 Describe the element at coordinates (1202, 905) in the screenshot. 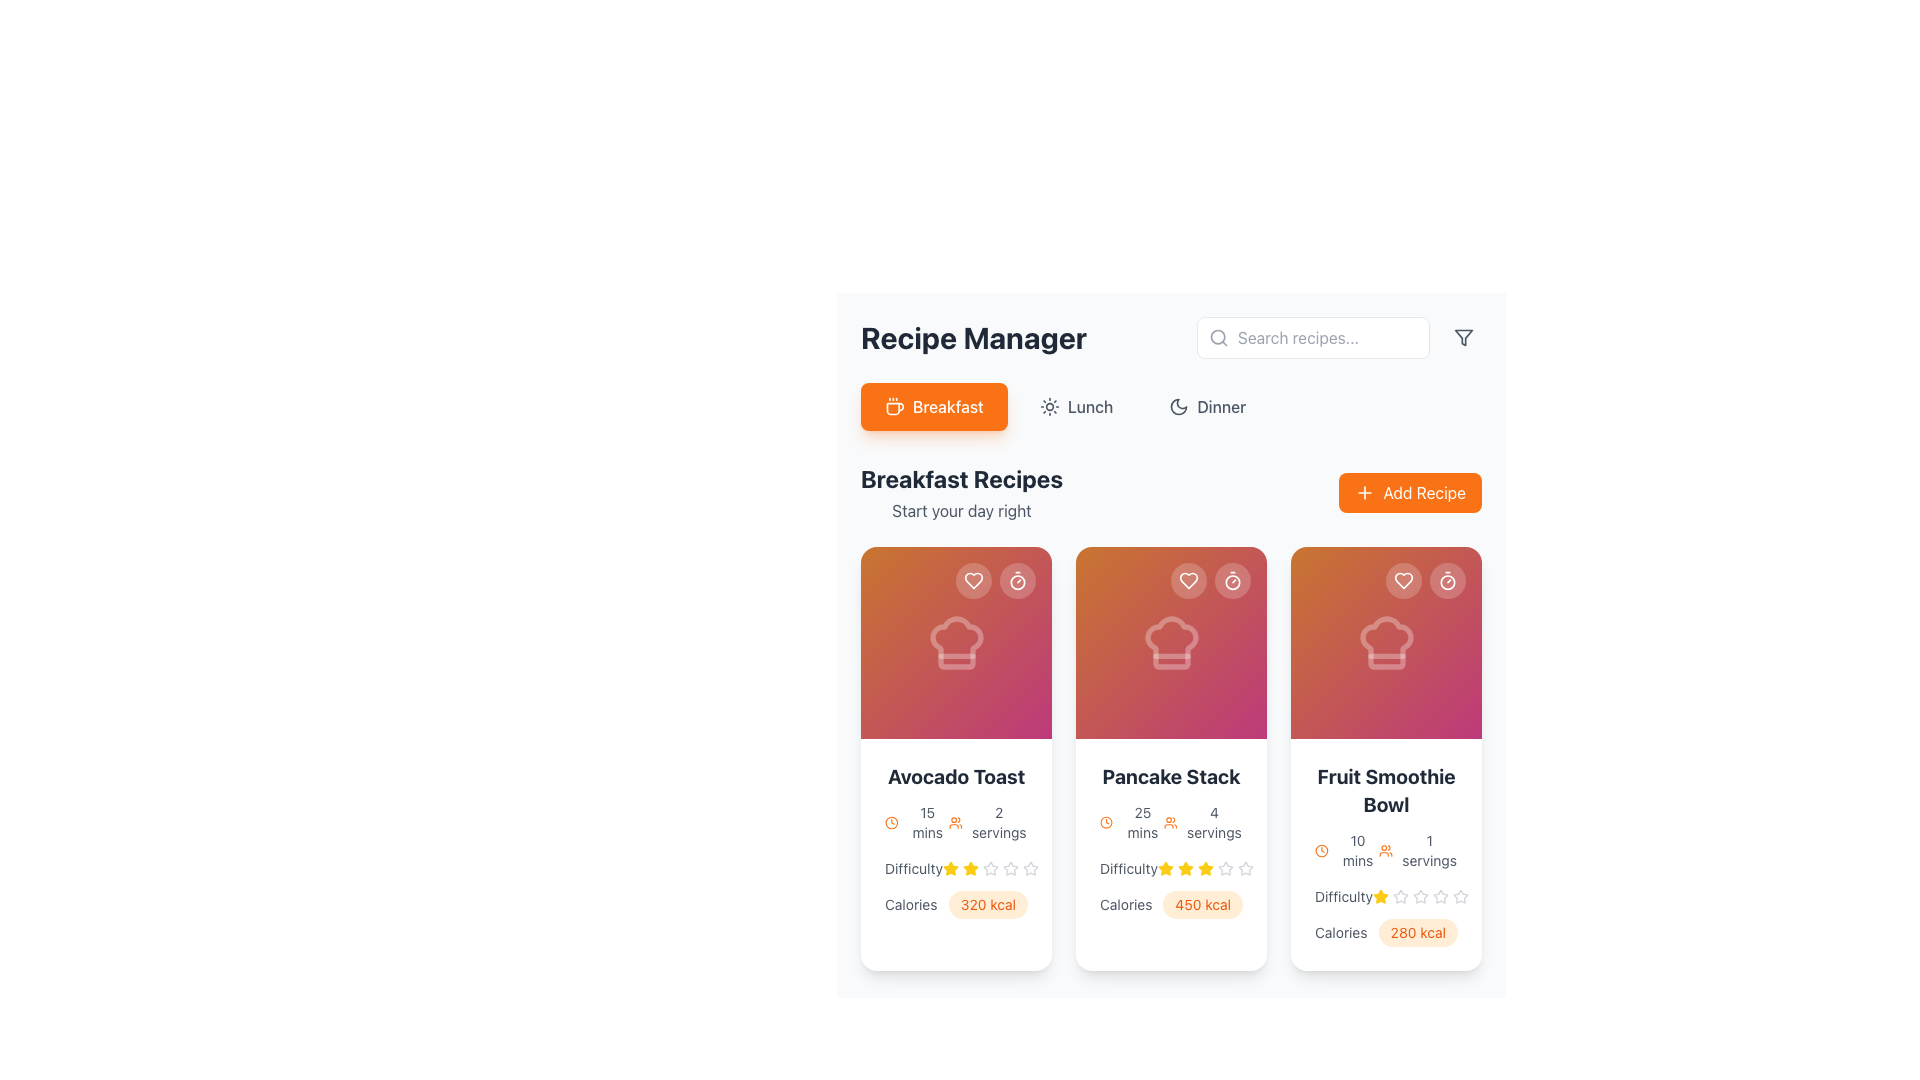

I see `the pill-shaped text badge displaying '450 kcal' with orange text on a light orange background, located in the 'Calories' section of the 'Pancake Stack' recipe card` at that location.